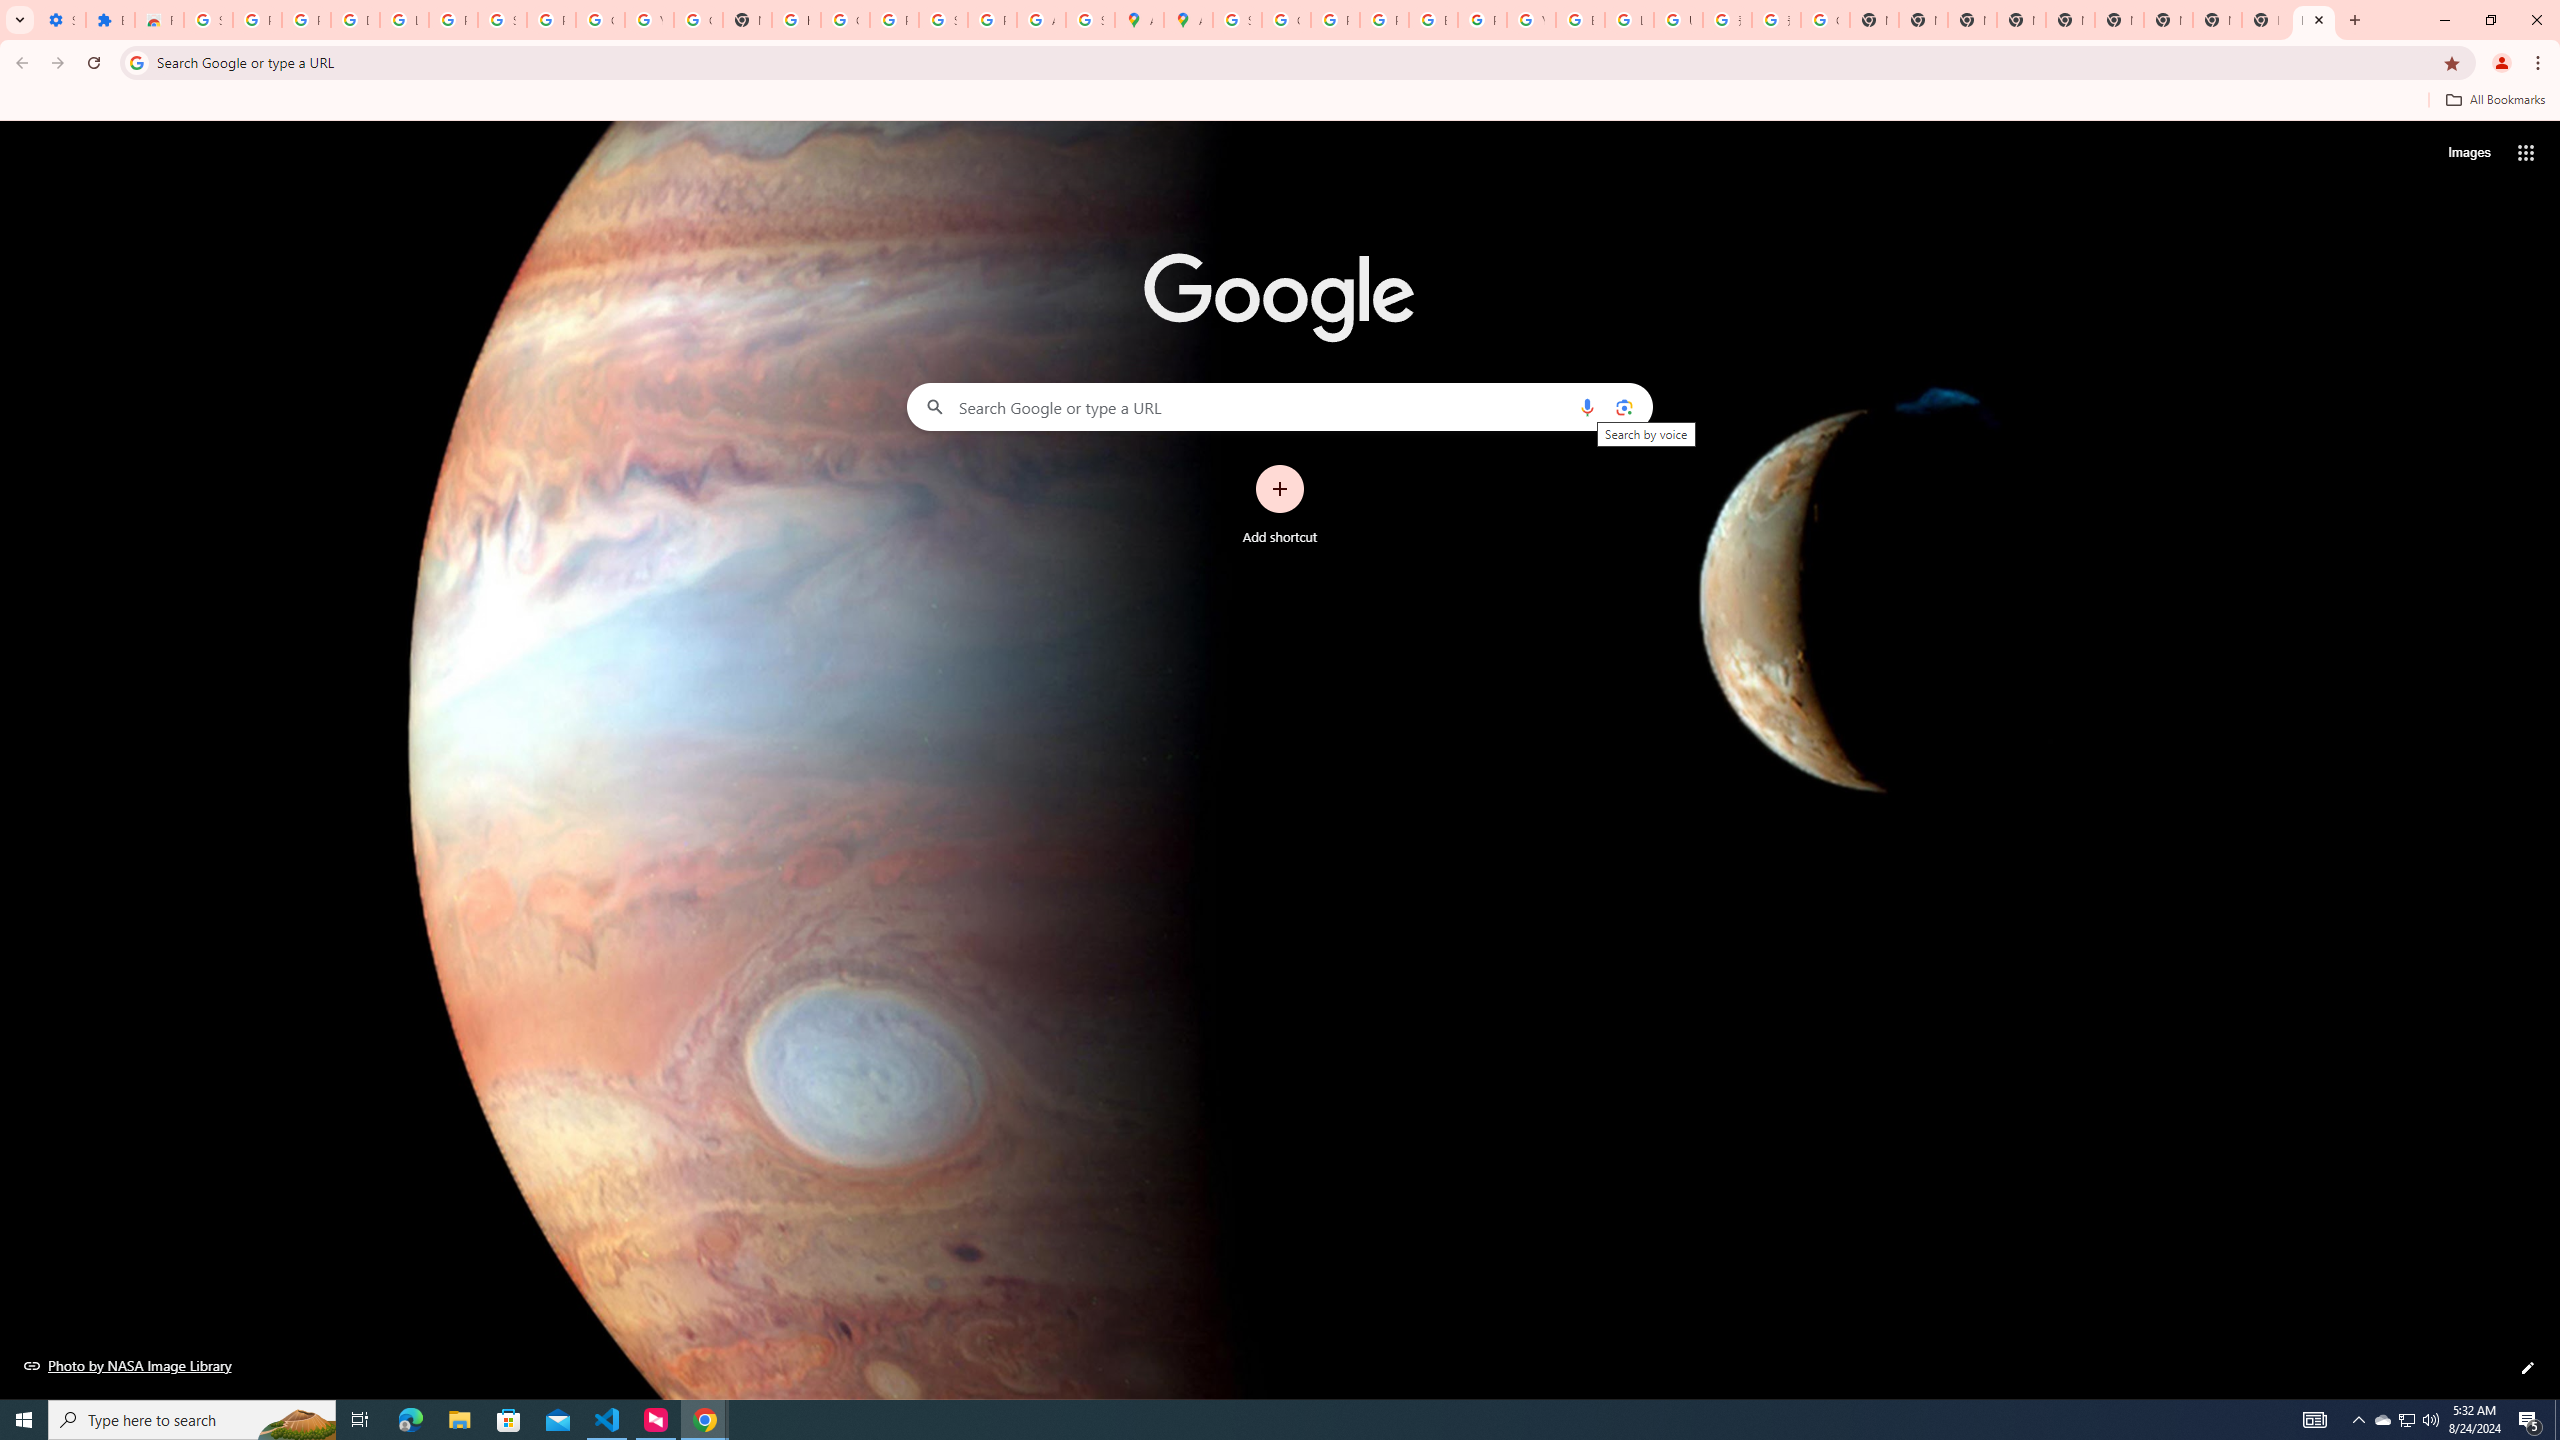 This screenshot has height=1440, width=2560. Describe the element at coordinates (403, 19) in the screenshot. I see `'Learn how to find your photos - Google Photos Help'` at that location.